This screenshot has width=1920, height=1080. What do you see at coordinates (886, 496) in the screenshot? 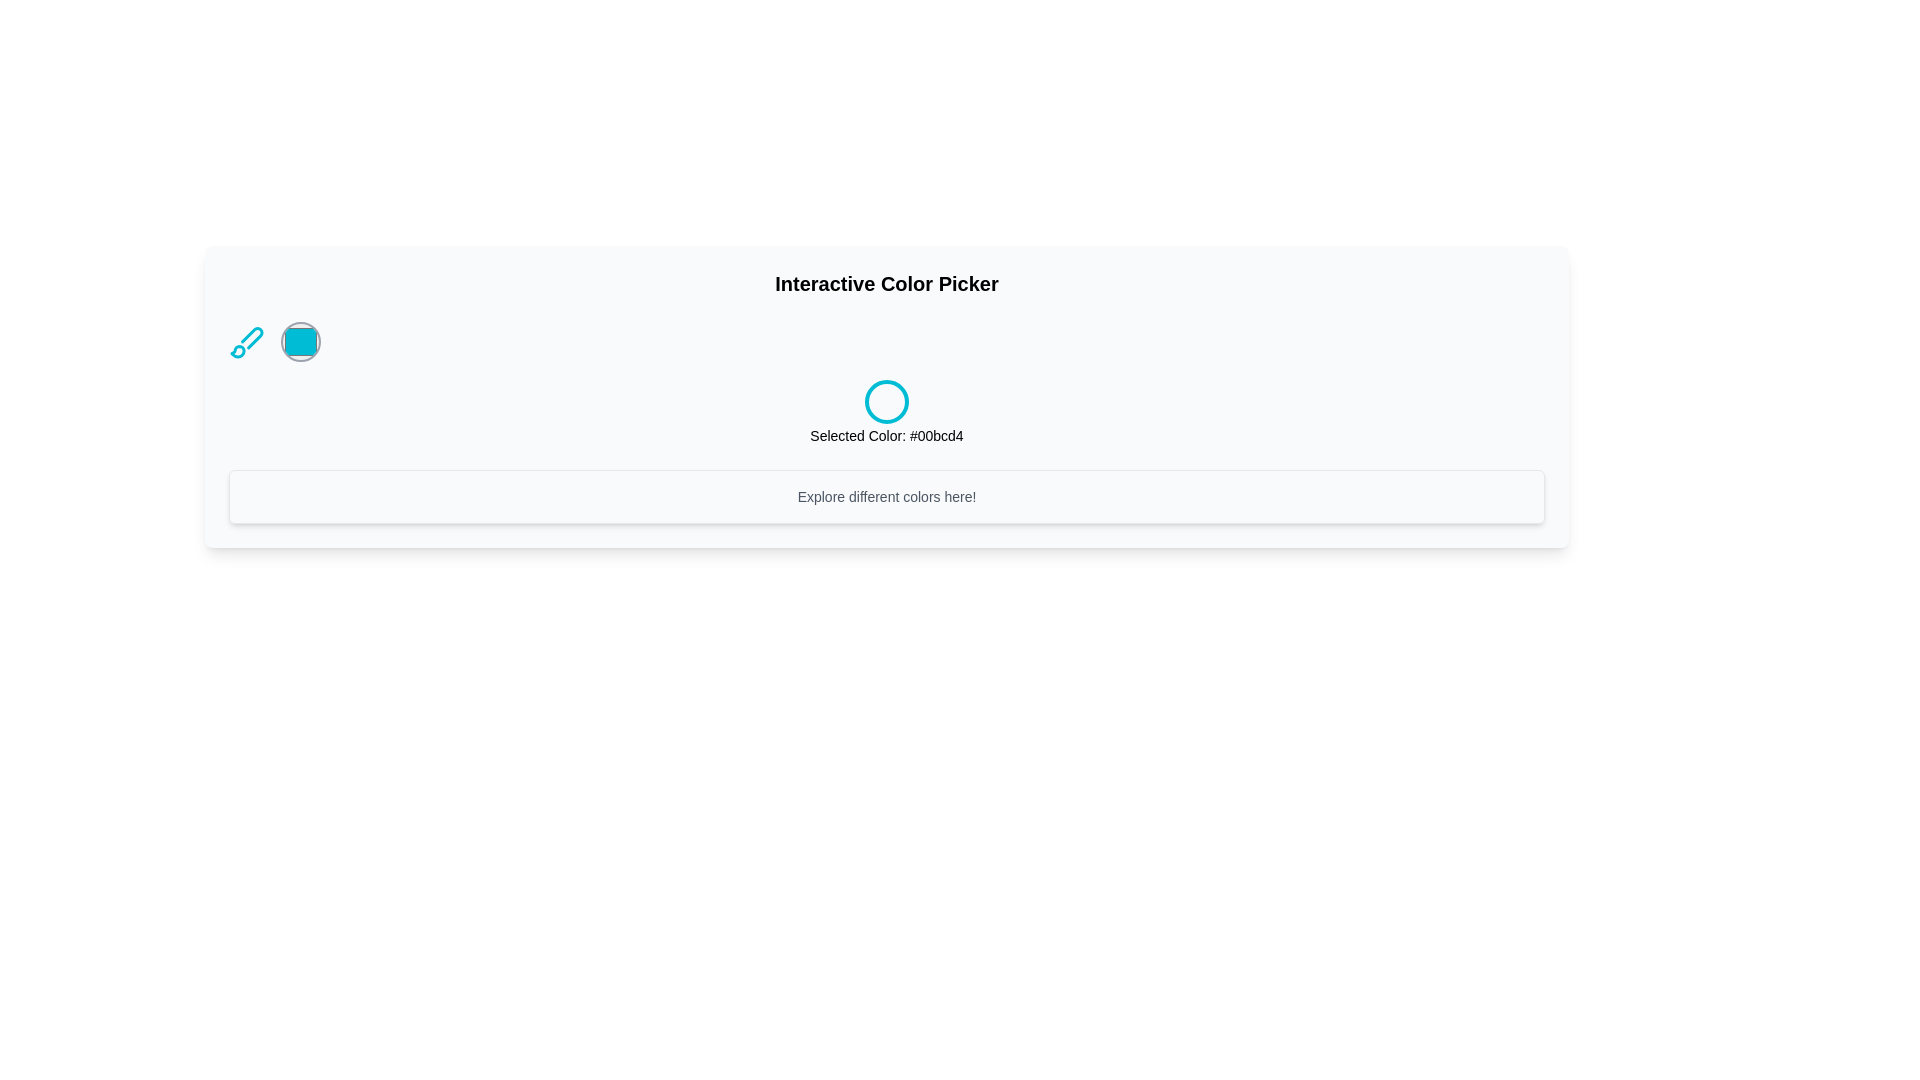
I see `the Text Box that provides information about the color selection feature, located below the color circle and the text 'Selected Color: #00bcd4' in the 'Interactive Color Picker' section` at bounding box center [886, 496].